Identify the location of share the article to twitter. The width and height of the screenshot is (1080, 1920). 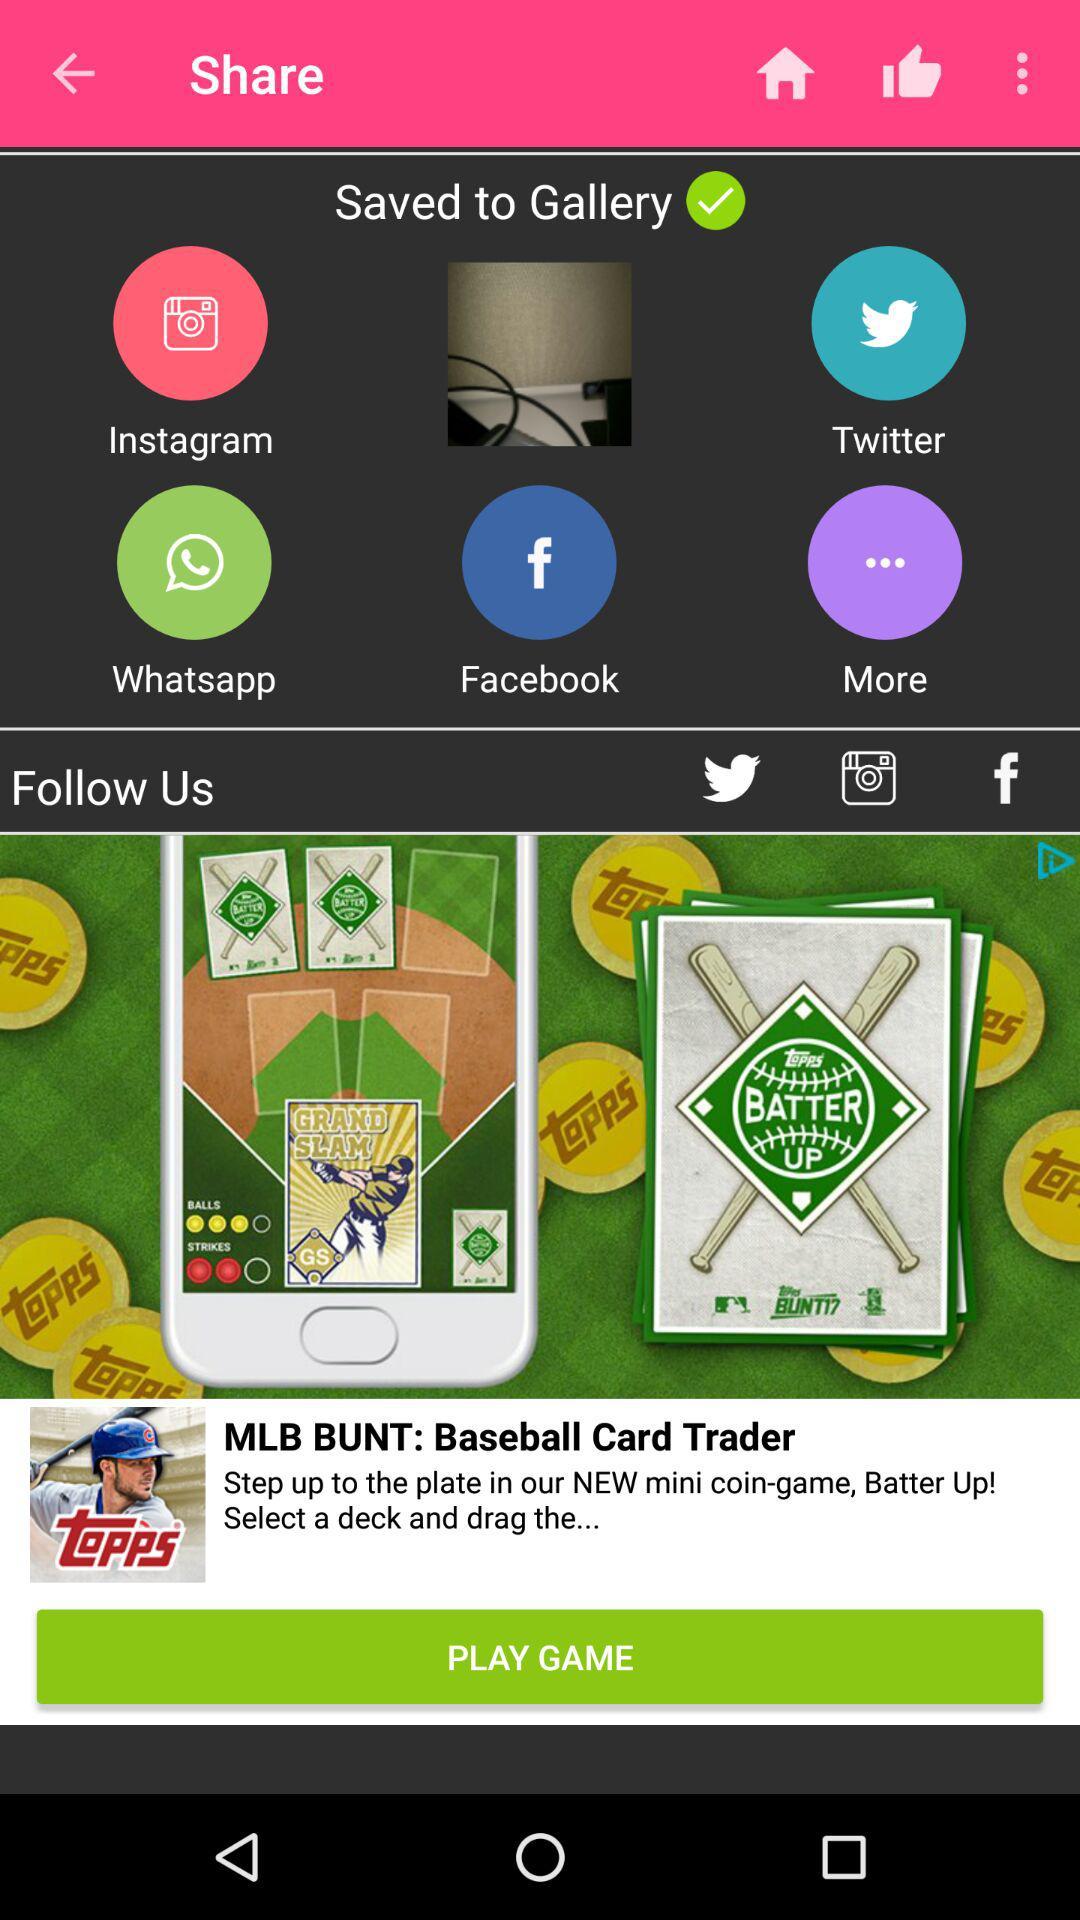
(887, 323).